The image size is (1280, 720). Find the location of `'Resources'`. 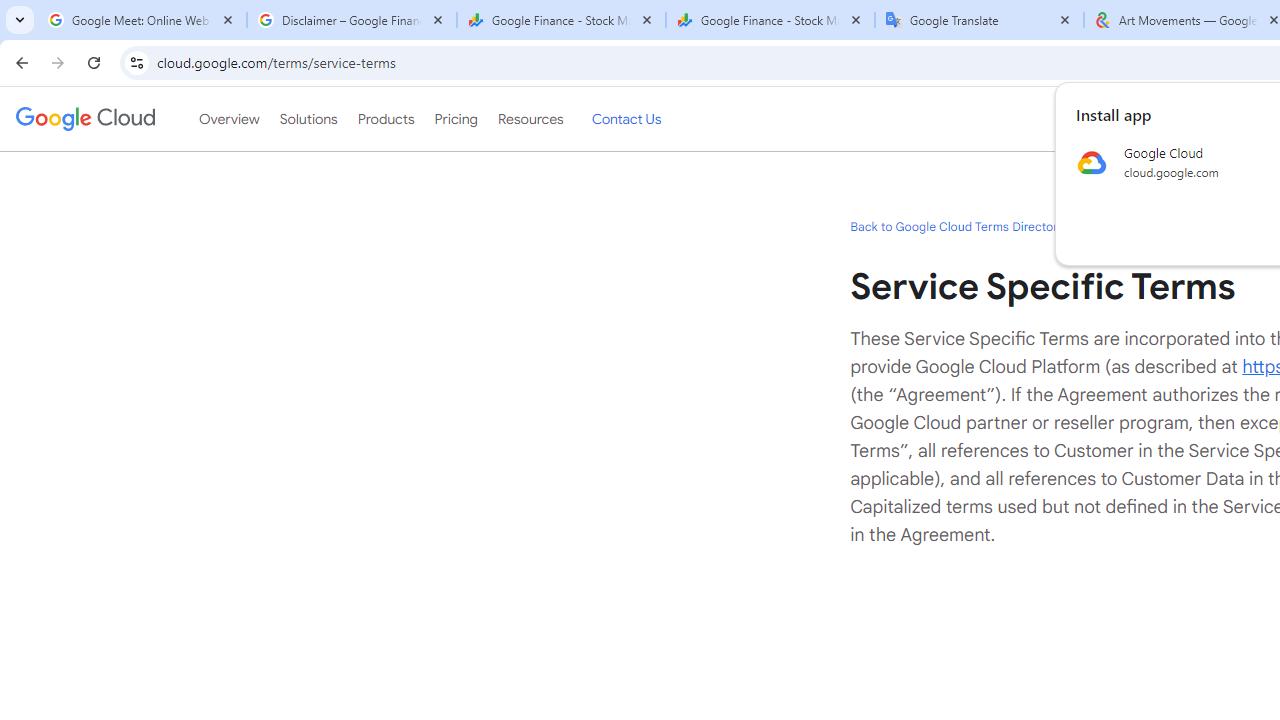

'Resources' is located at coordinates (530, 119).